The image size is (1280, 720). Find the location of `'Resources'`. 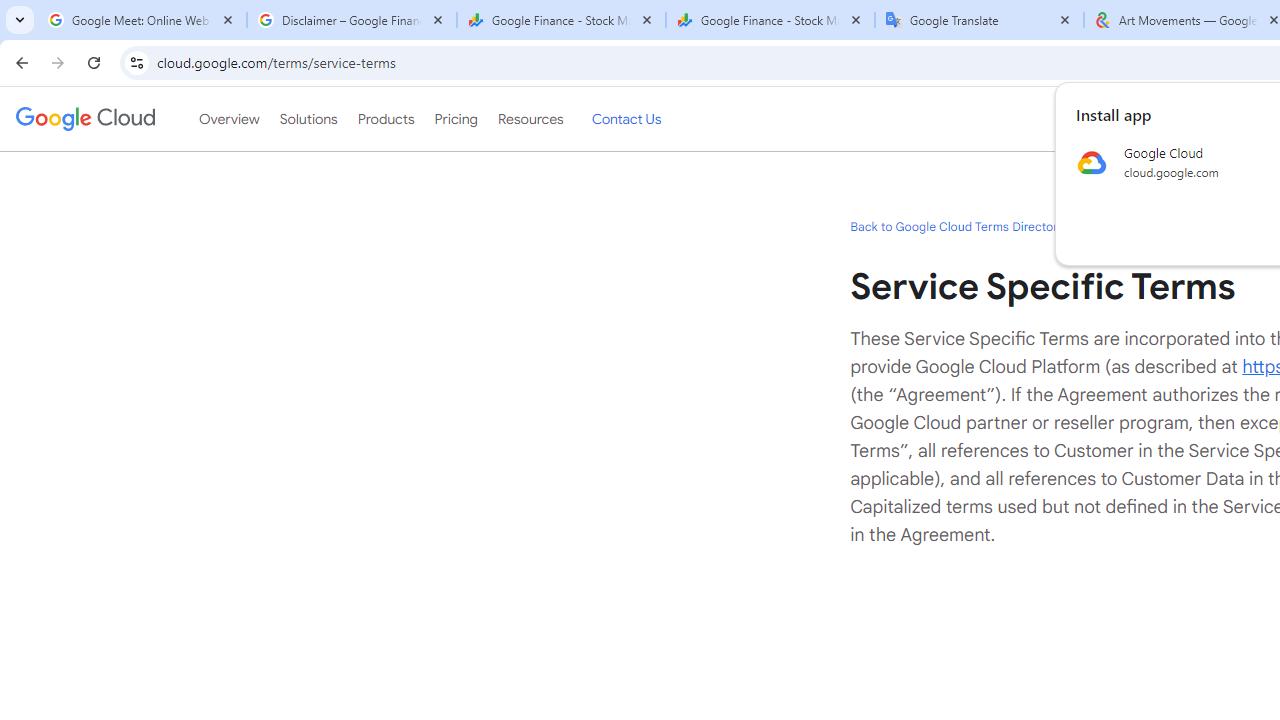

'Resources' is located at coordinates (530, 119).